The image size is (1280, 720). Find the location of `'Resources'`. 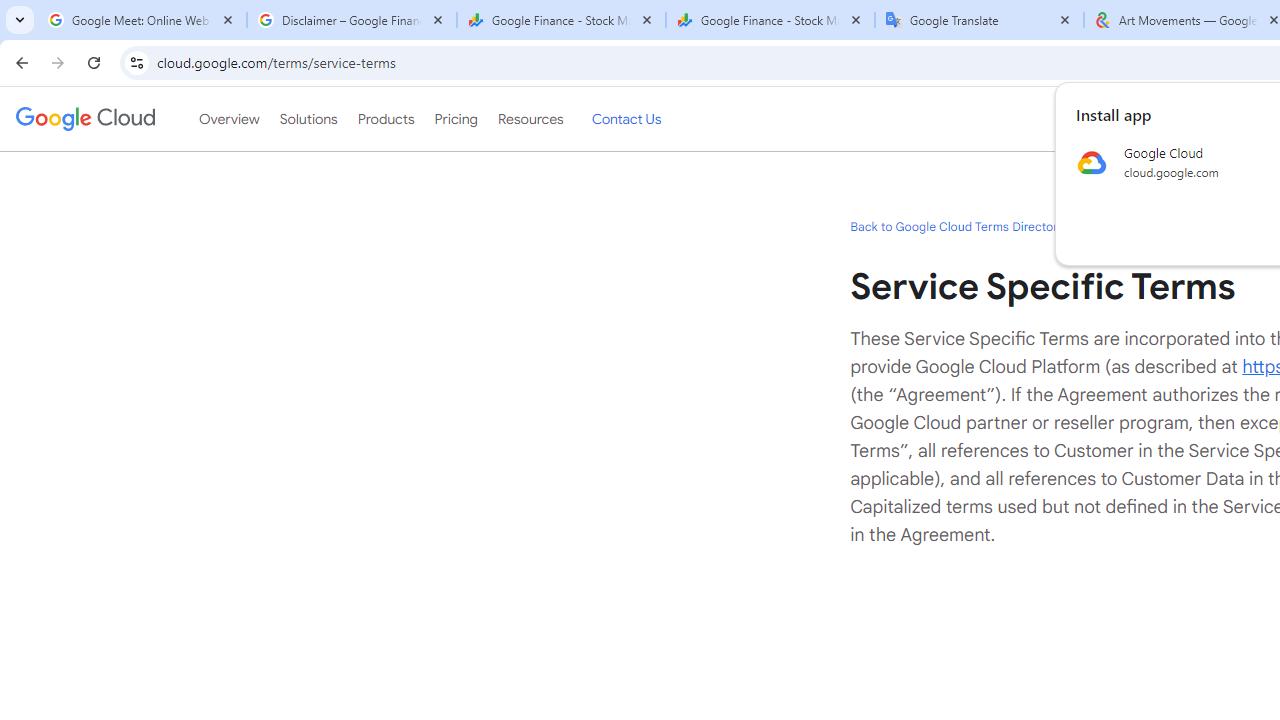

'Resources' is located at coordinates (530, 119).